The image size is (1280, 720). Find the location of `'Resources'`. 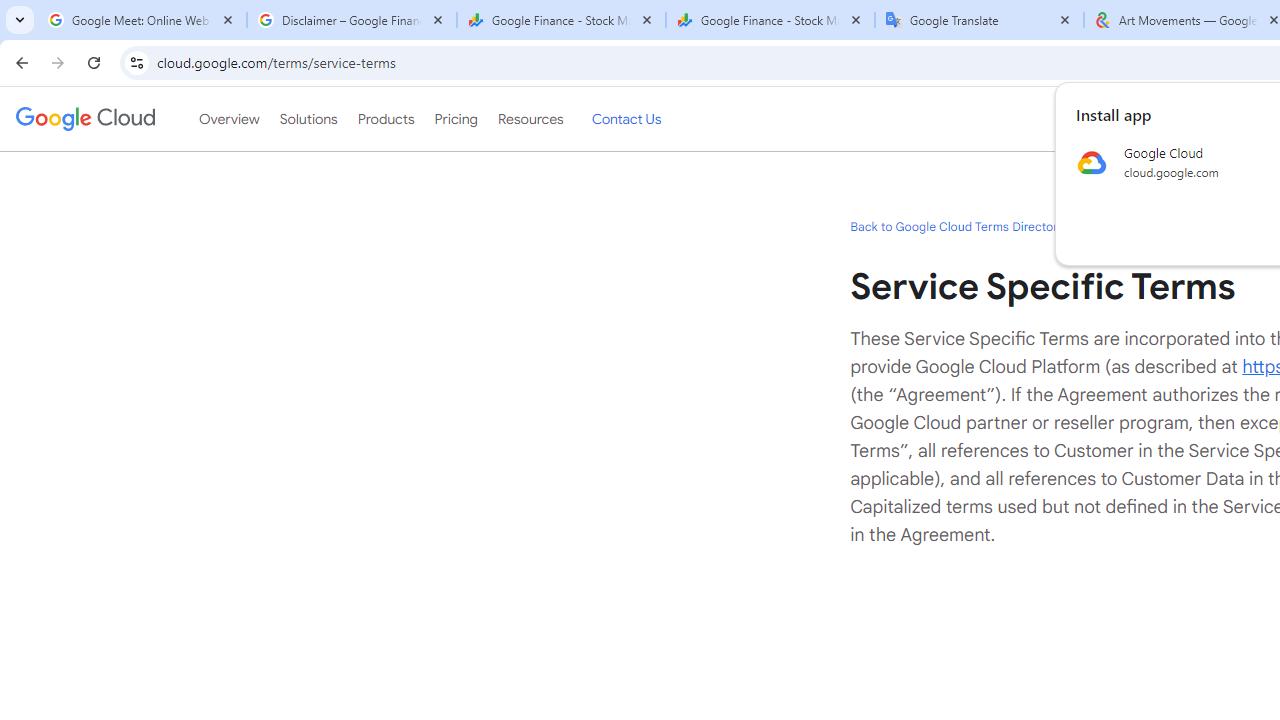

'Resources' is located at coordinates (530, 119).